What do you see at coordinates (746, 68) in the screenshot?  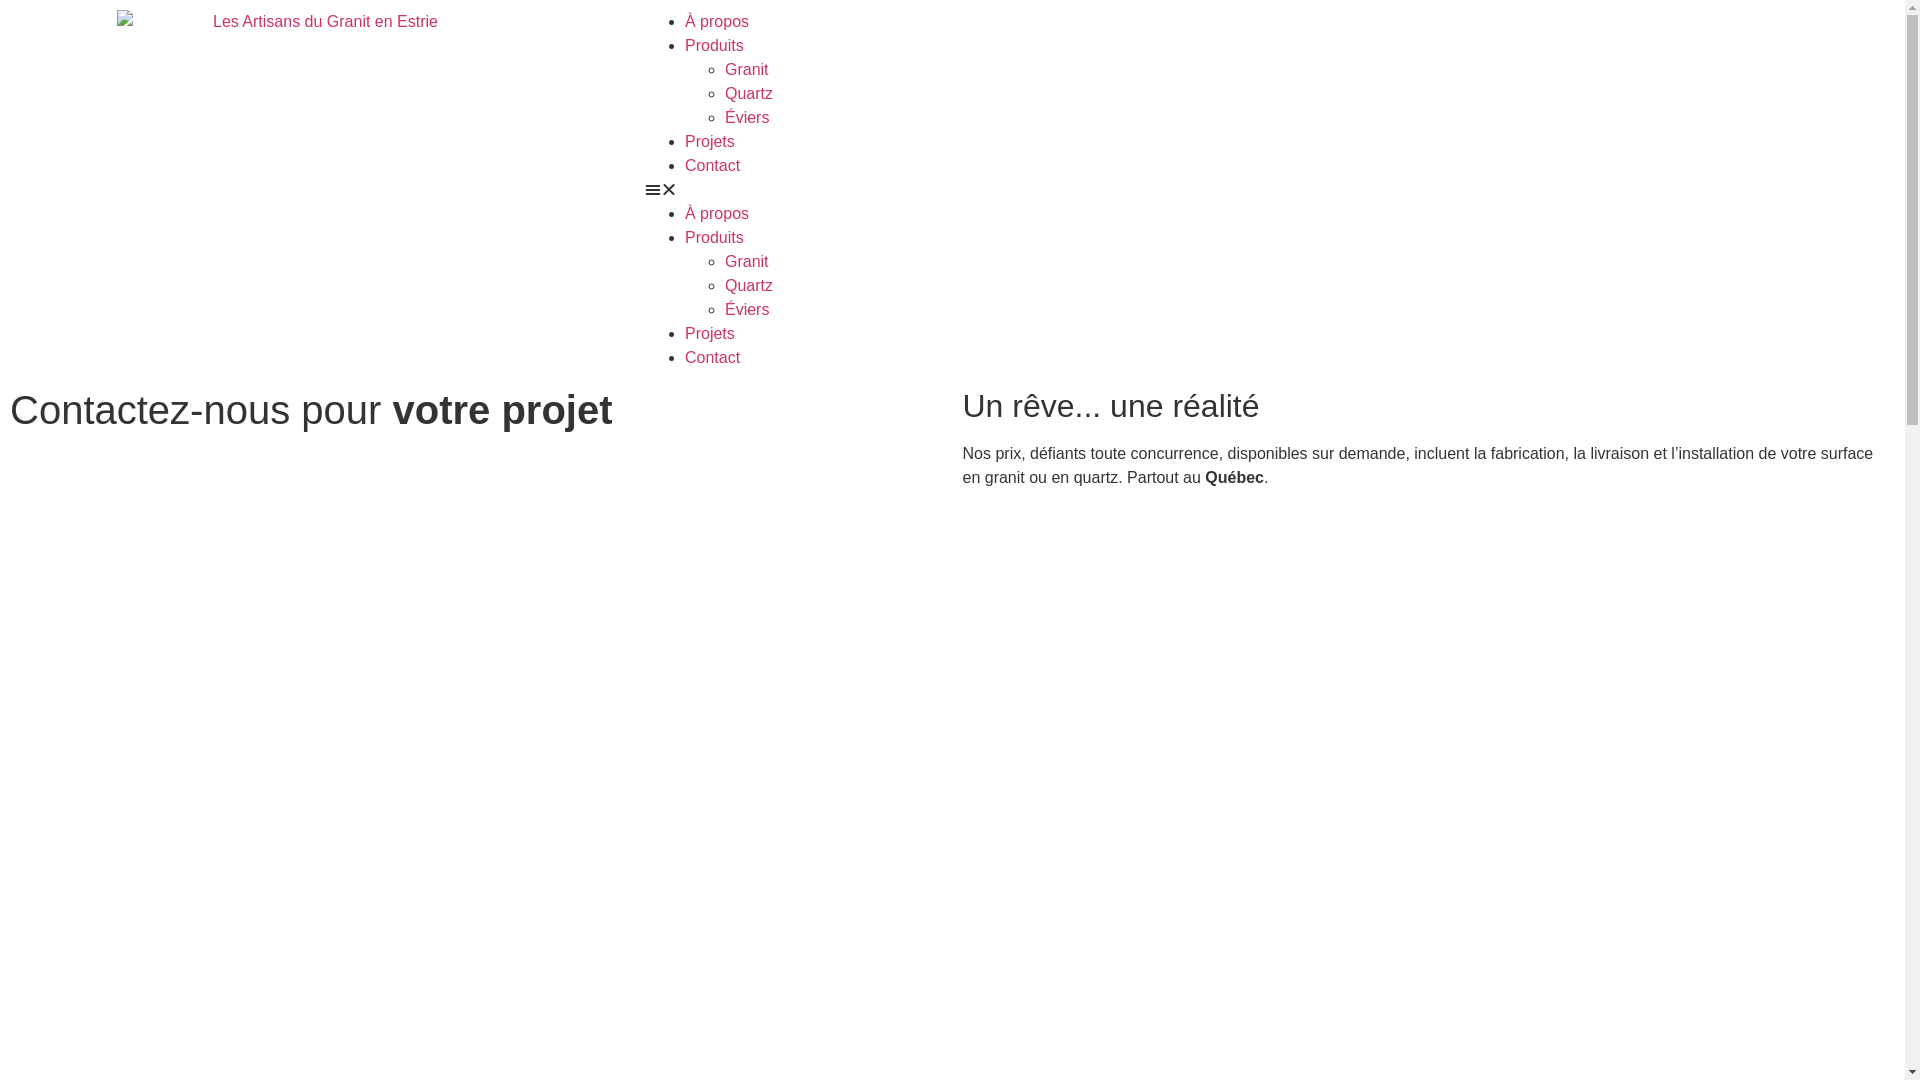 I see `'Granit'` at bounding box center [746, 68].